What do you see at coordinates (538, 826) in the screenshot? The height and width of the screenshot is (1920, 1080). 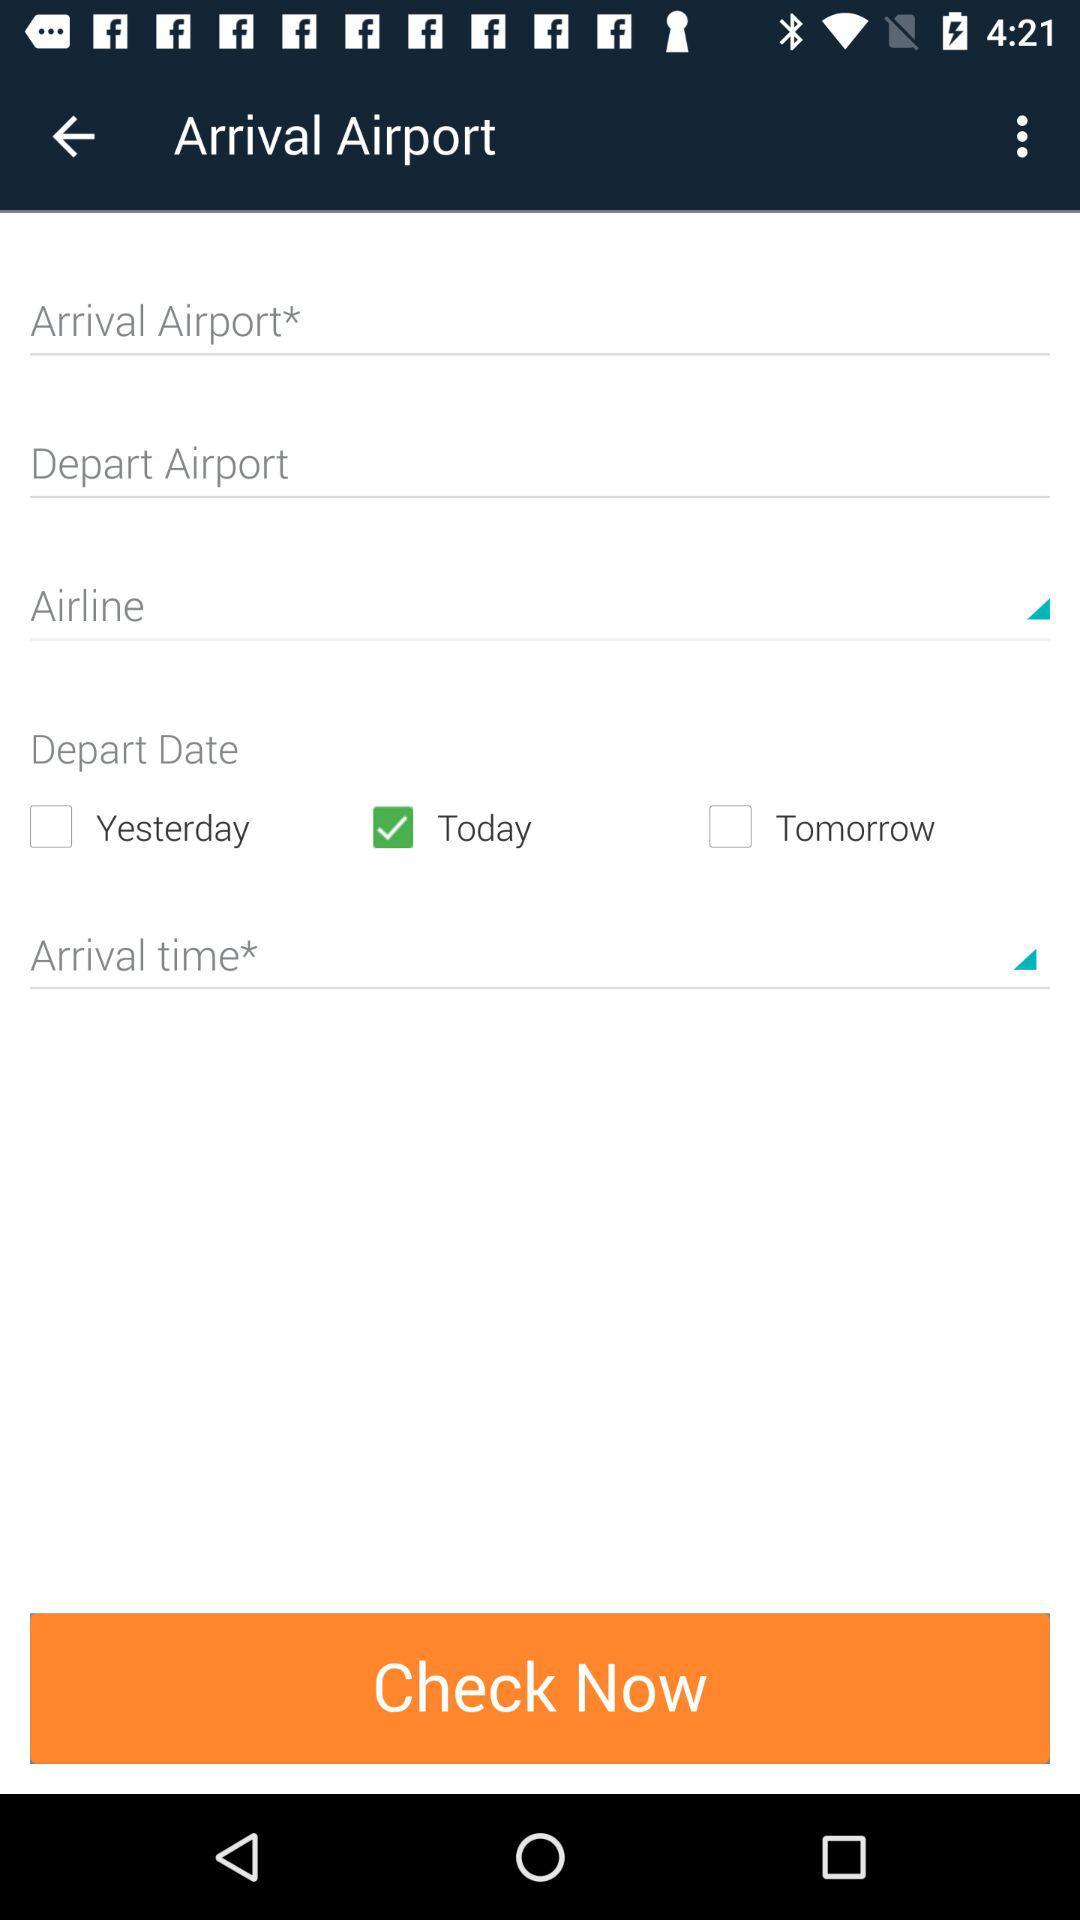 I see `today icon` at bounding box center [538, 826].